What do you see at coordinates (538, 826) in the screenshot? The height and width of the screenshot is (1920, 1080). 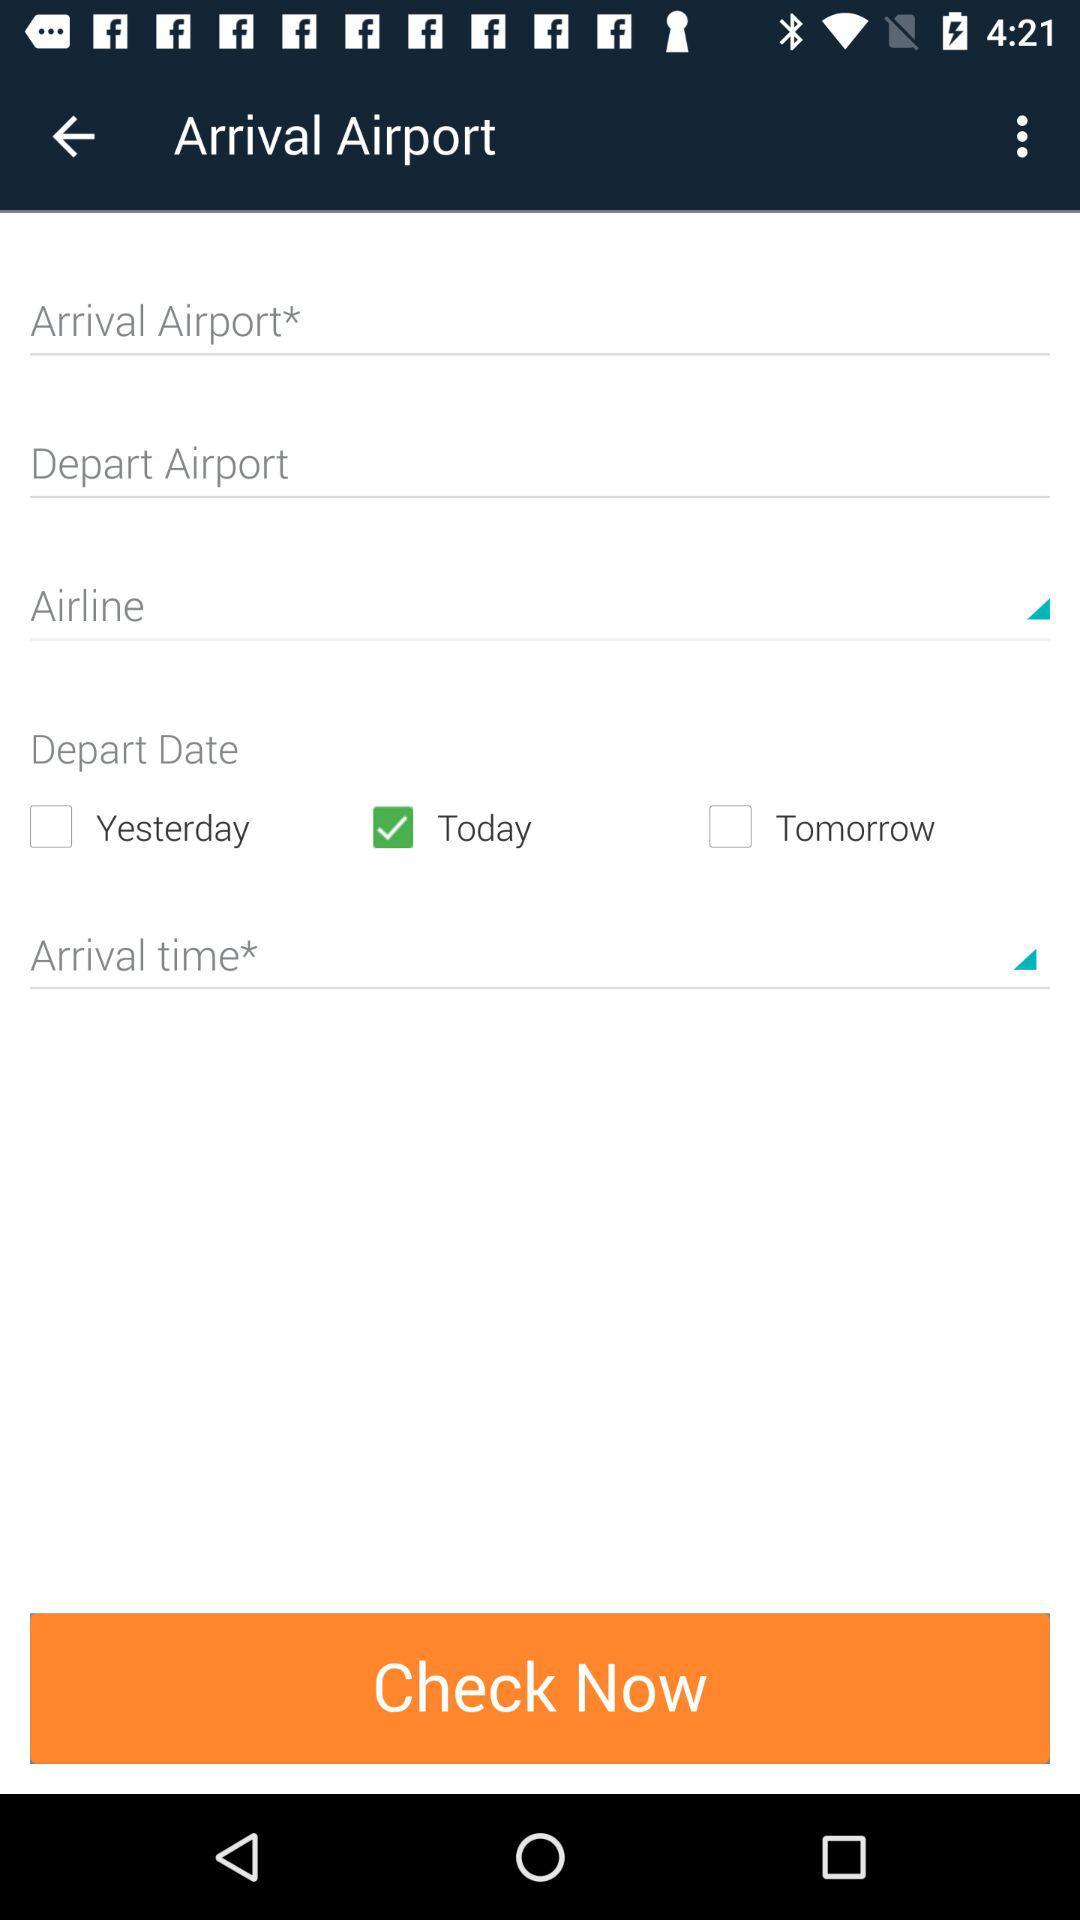 I see `today icon` at bounding box center [538, 826].